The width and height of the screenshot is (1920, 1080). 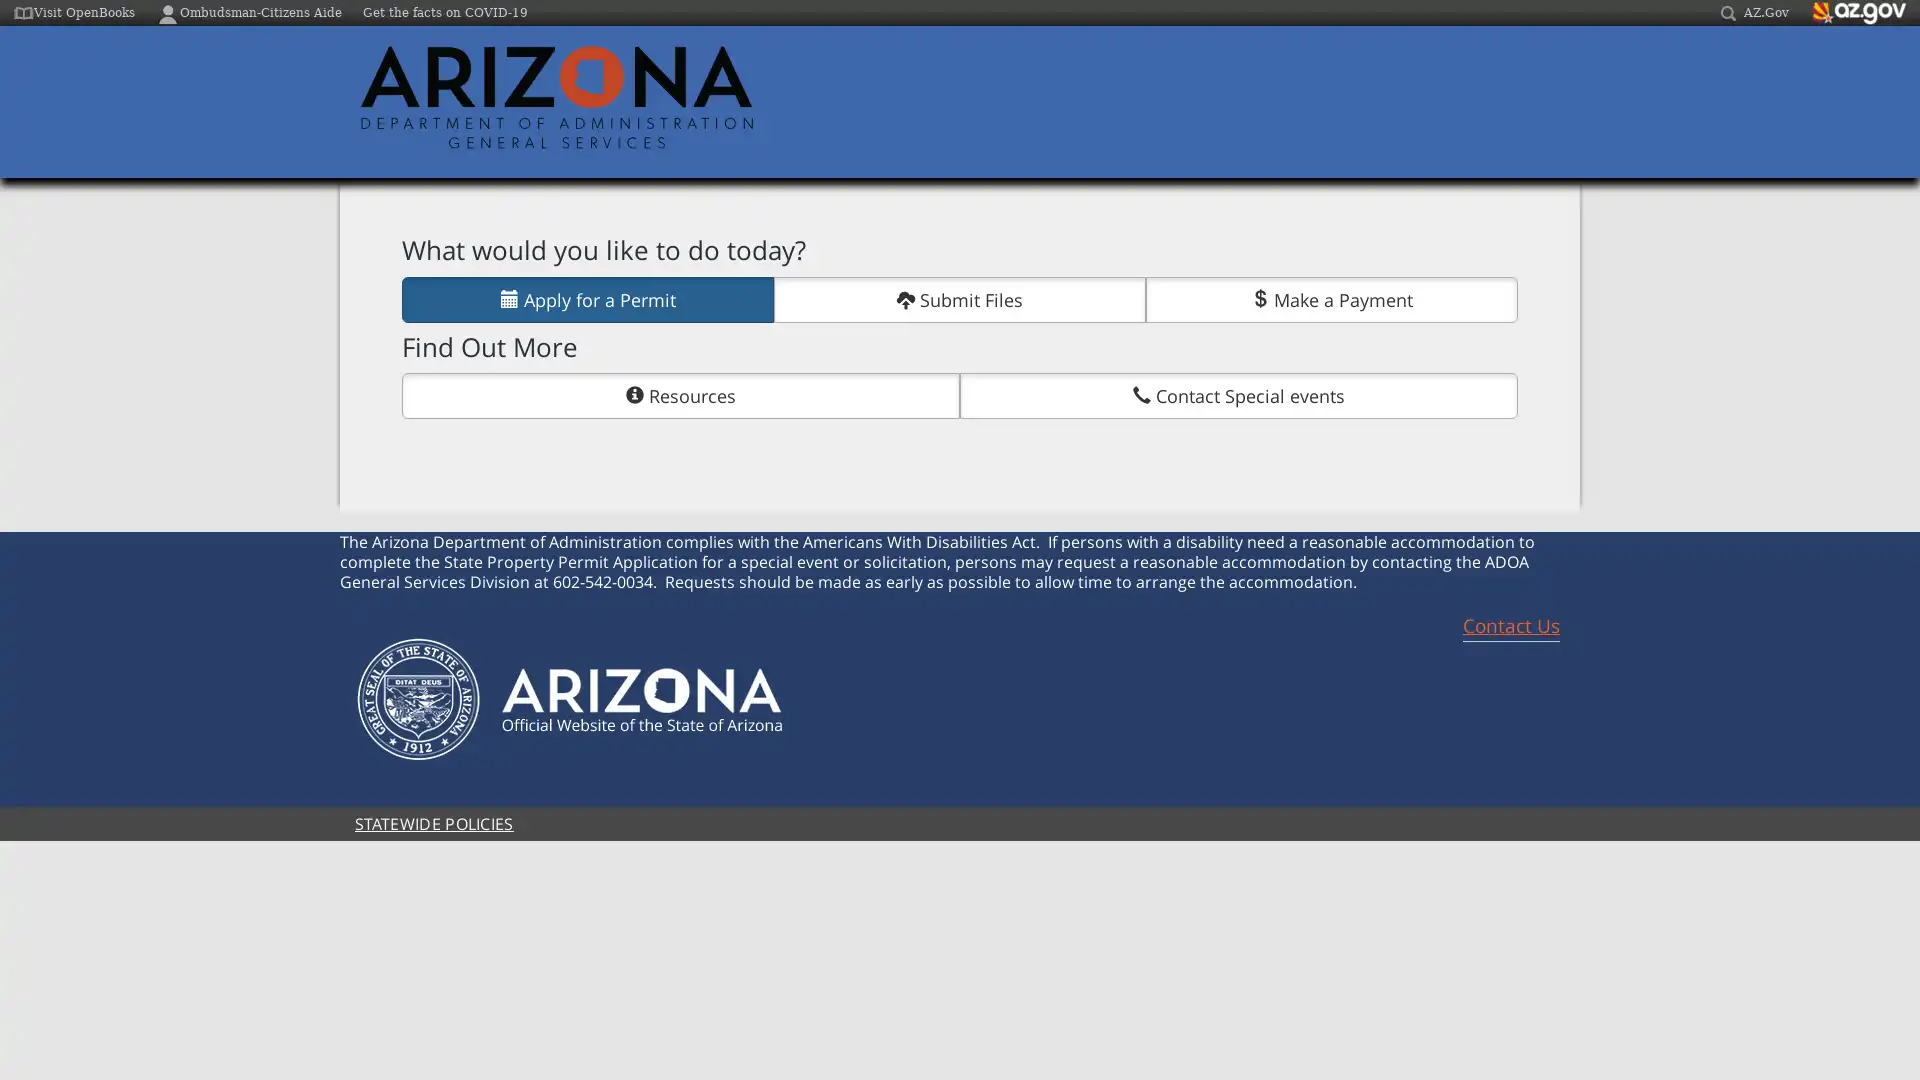 I want to click on Submit Files, so click(x=960, y=299).